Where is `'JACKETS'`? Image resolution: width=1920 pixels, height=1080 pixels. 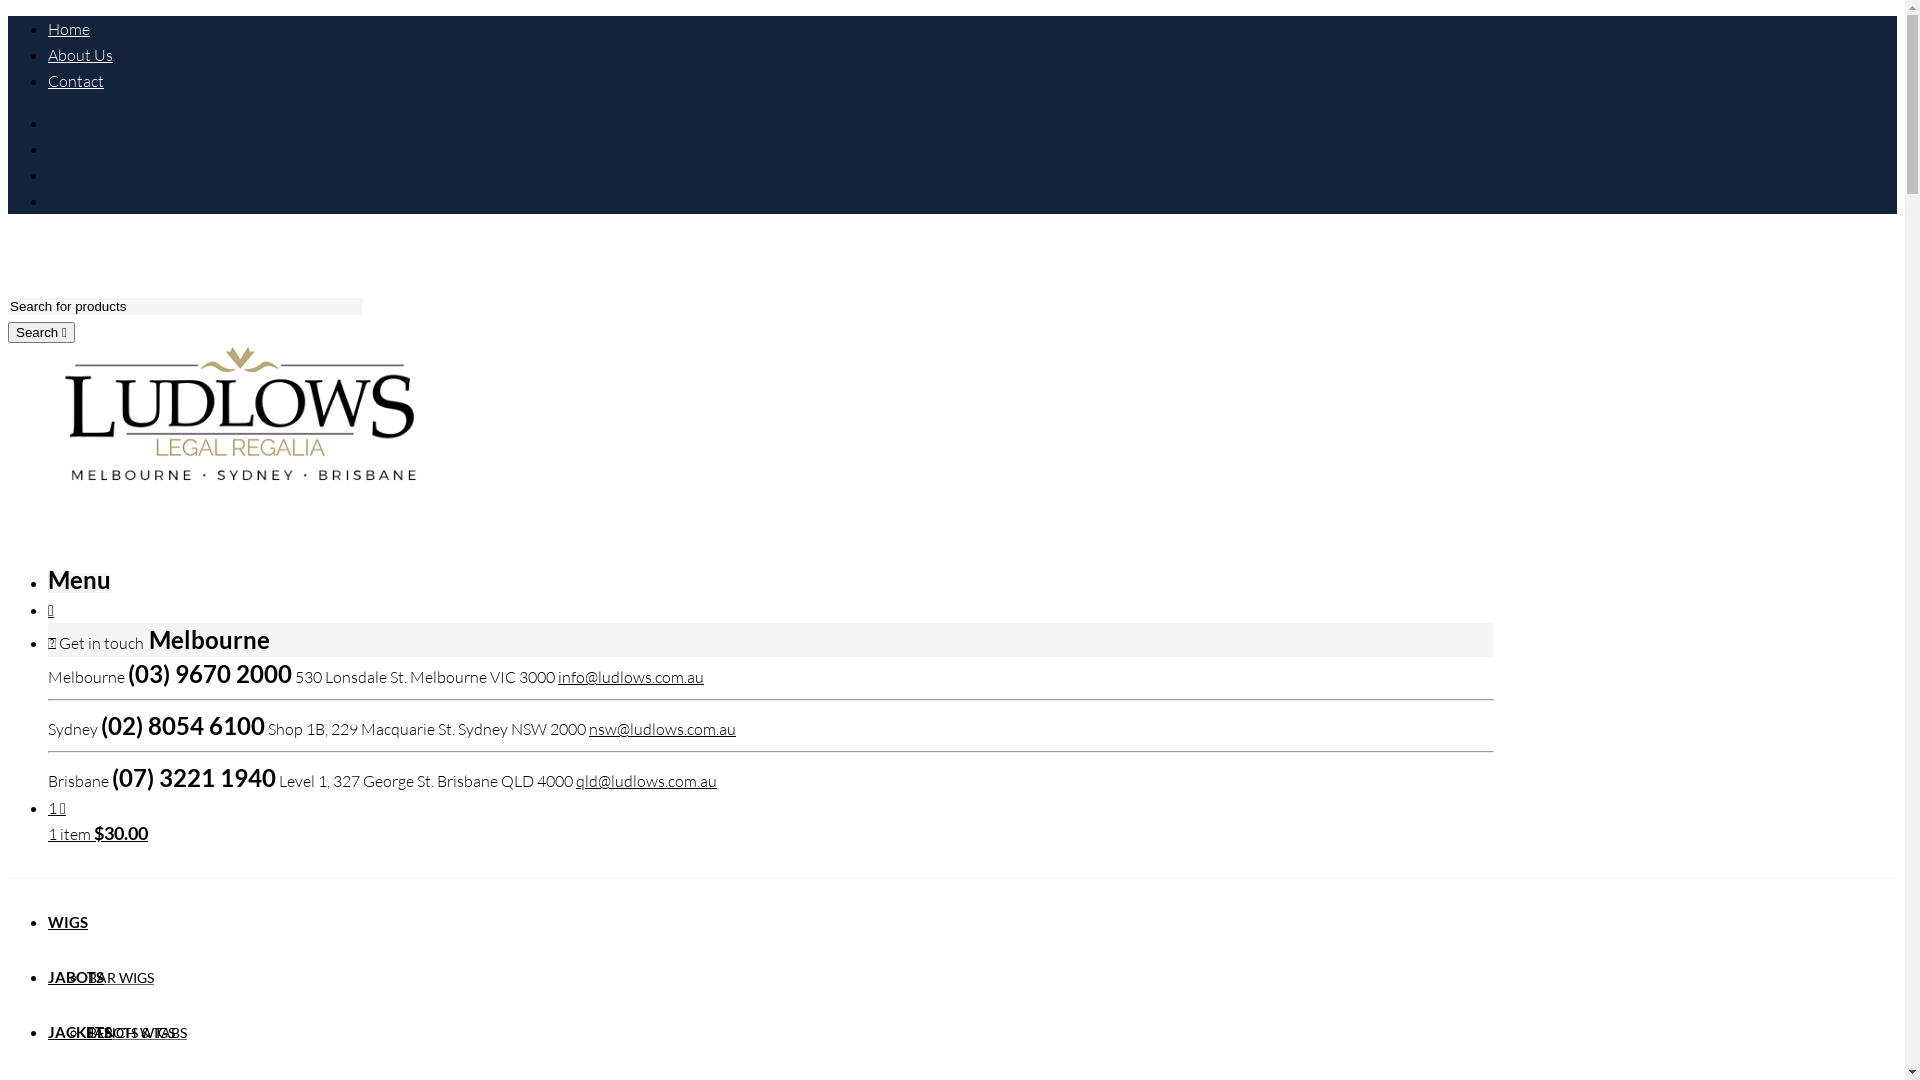
'JACKETS' is located at coordinates (80, 1032).